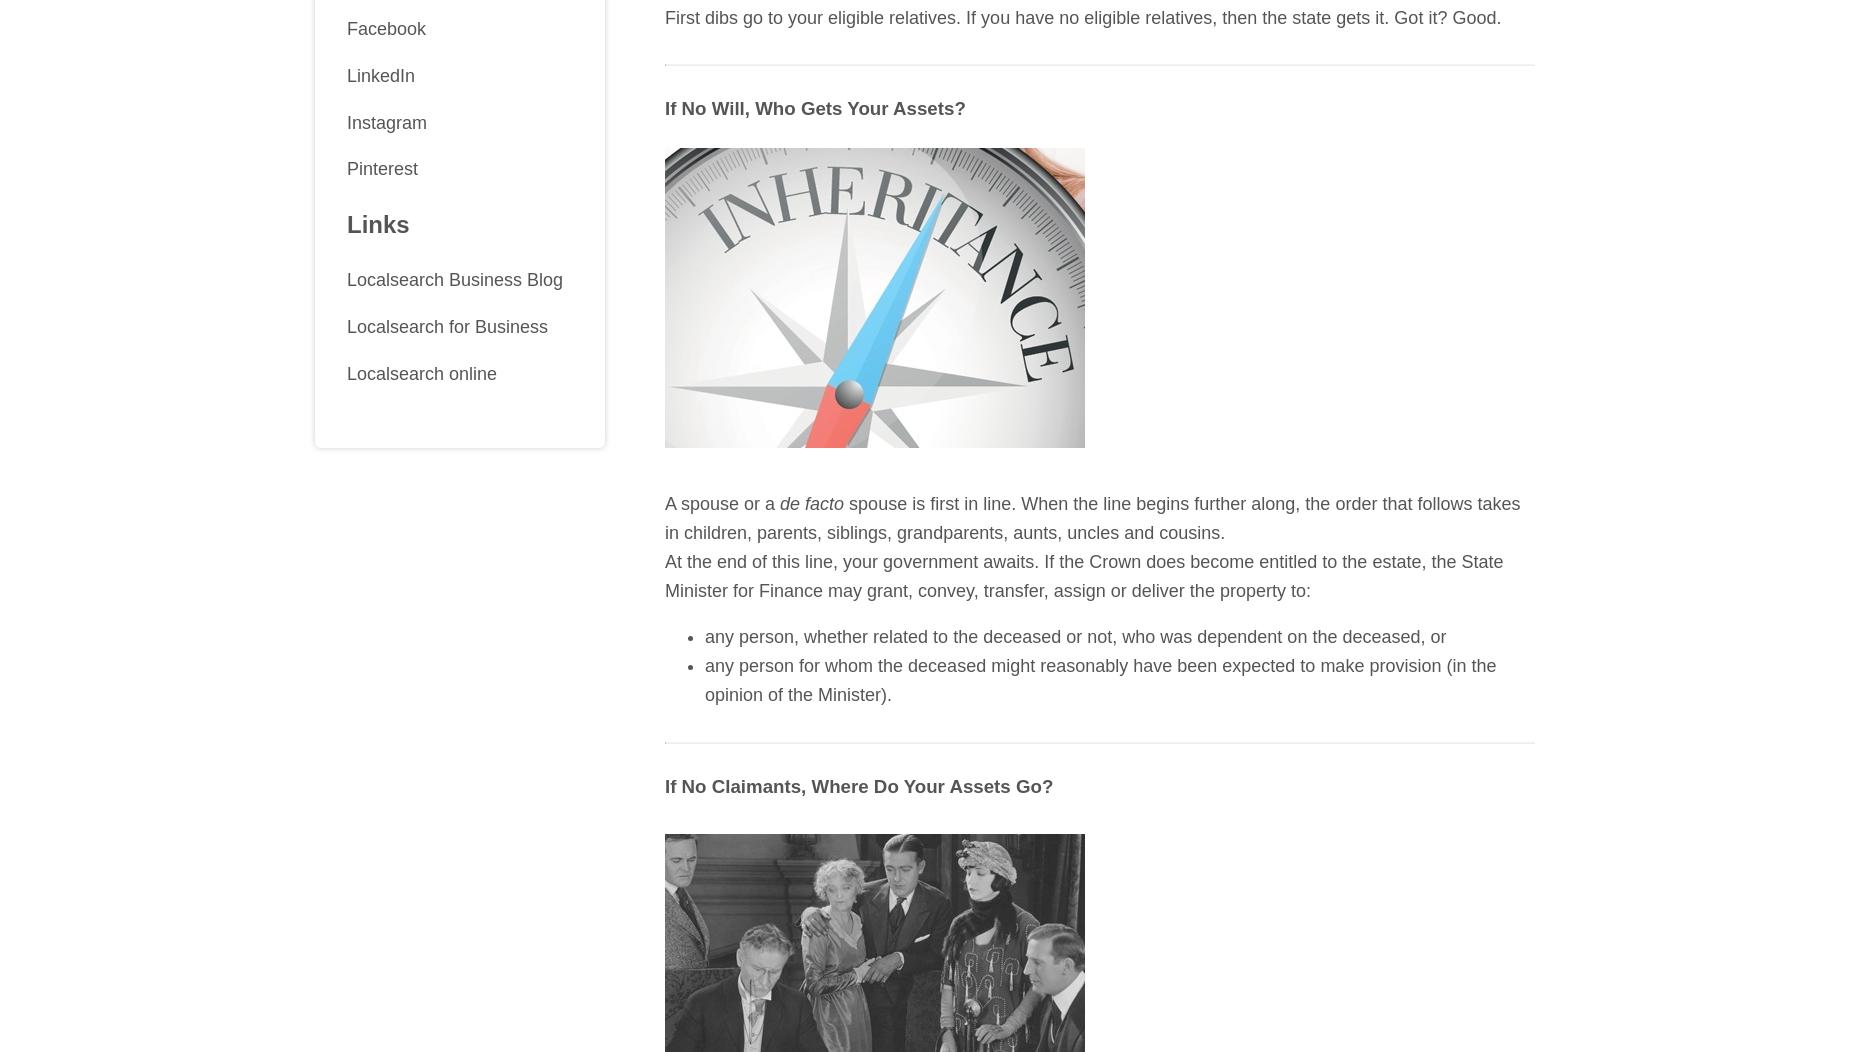 This screenshot has height=1052, width=1850. What do you see at coordinates (453, 280) in the screenshot?
I see `'Localsearch Business Blog'` at bounding box center [453, 280].